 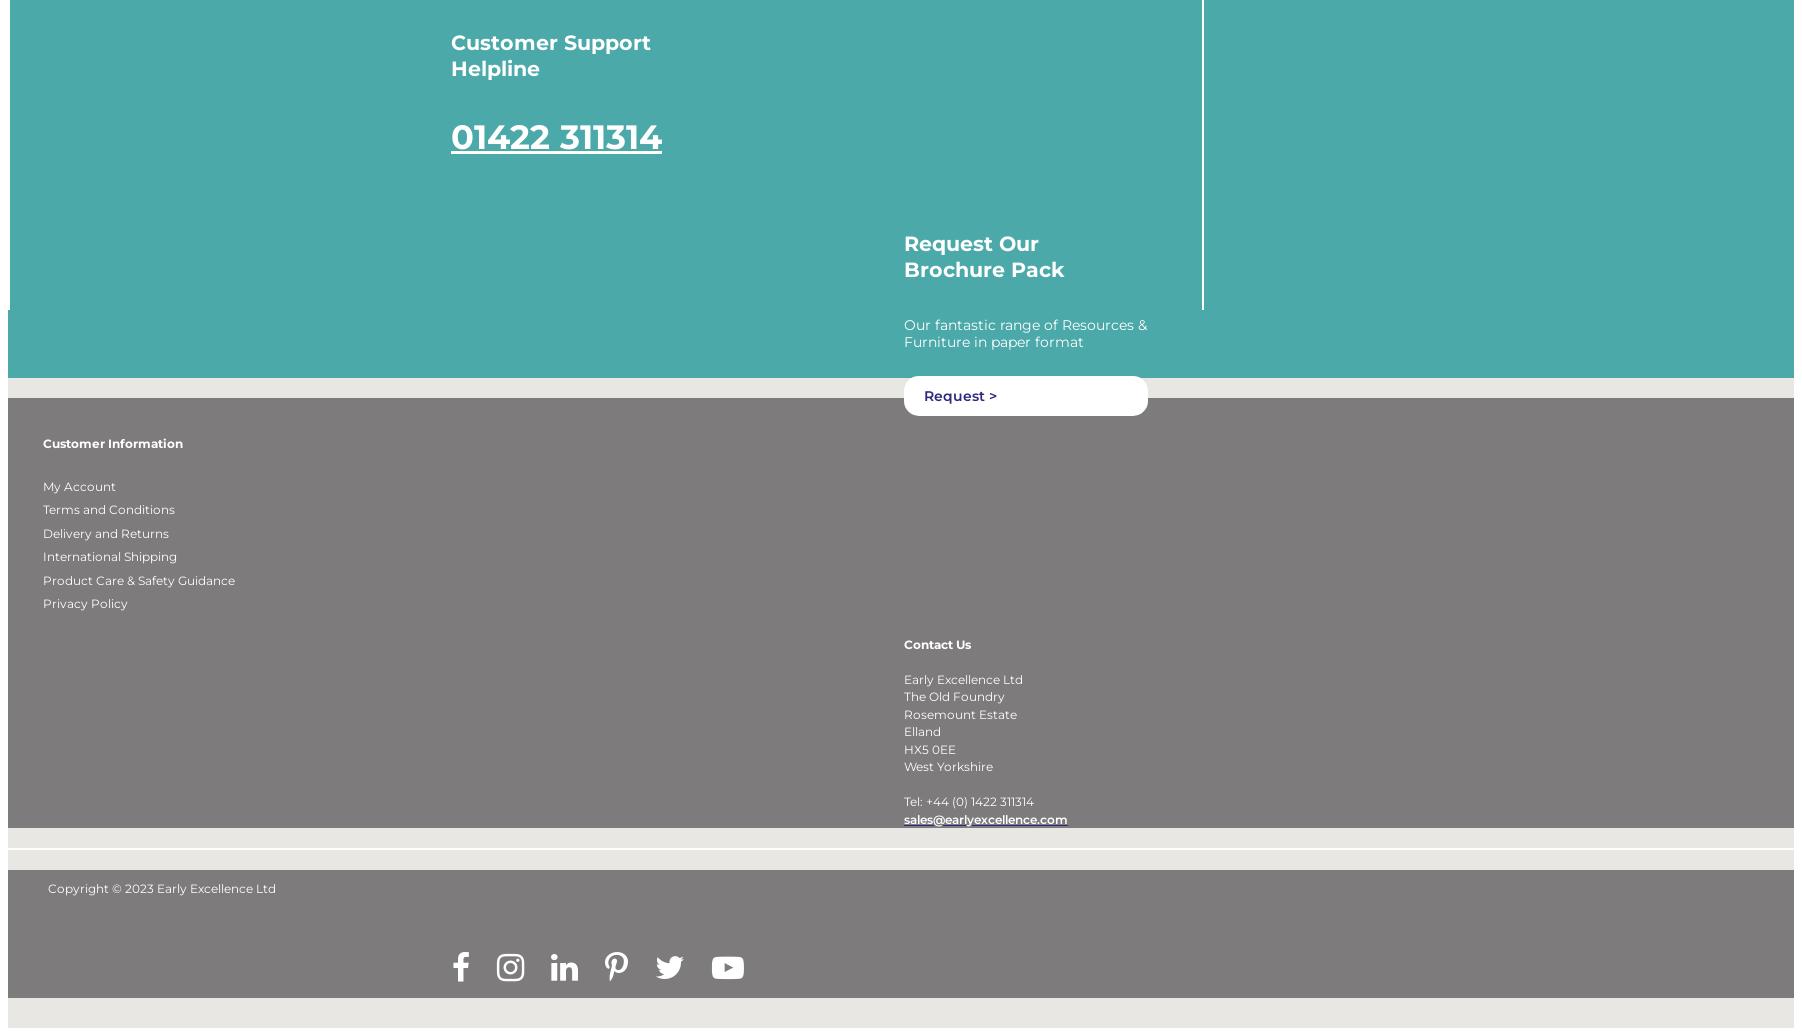 I want to click on 'Request >', so click(x=959, y=421).